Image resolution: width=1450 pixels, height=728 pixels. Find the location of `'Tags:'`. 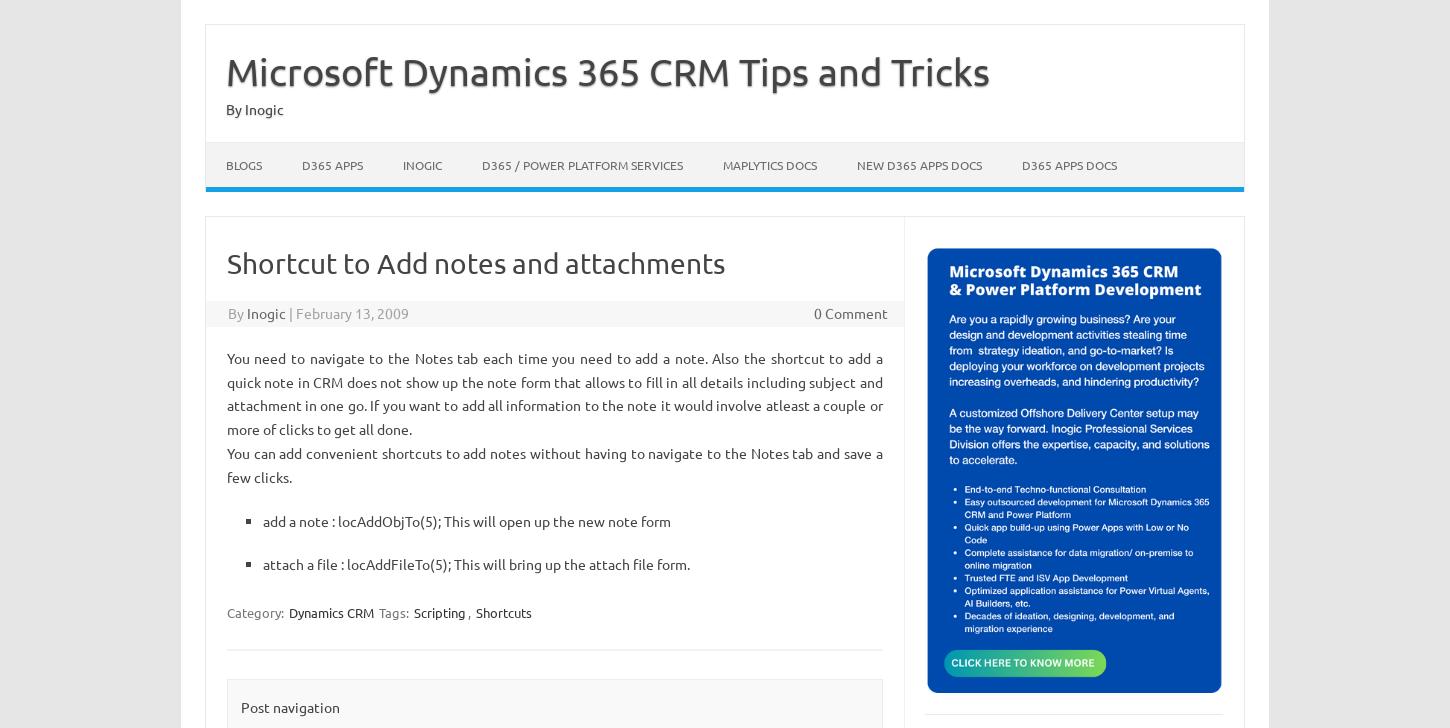

'Tags:' is located at coordinates (393, 612).